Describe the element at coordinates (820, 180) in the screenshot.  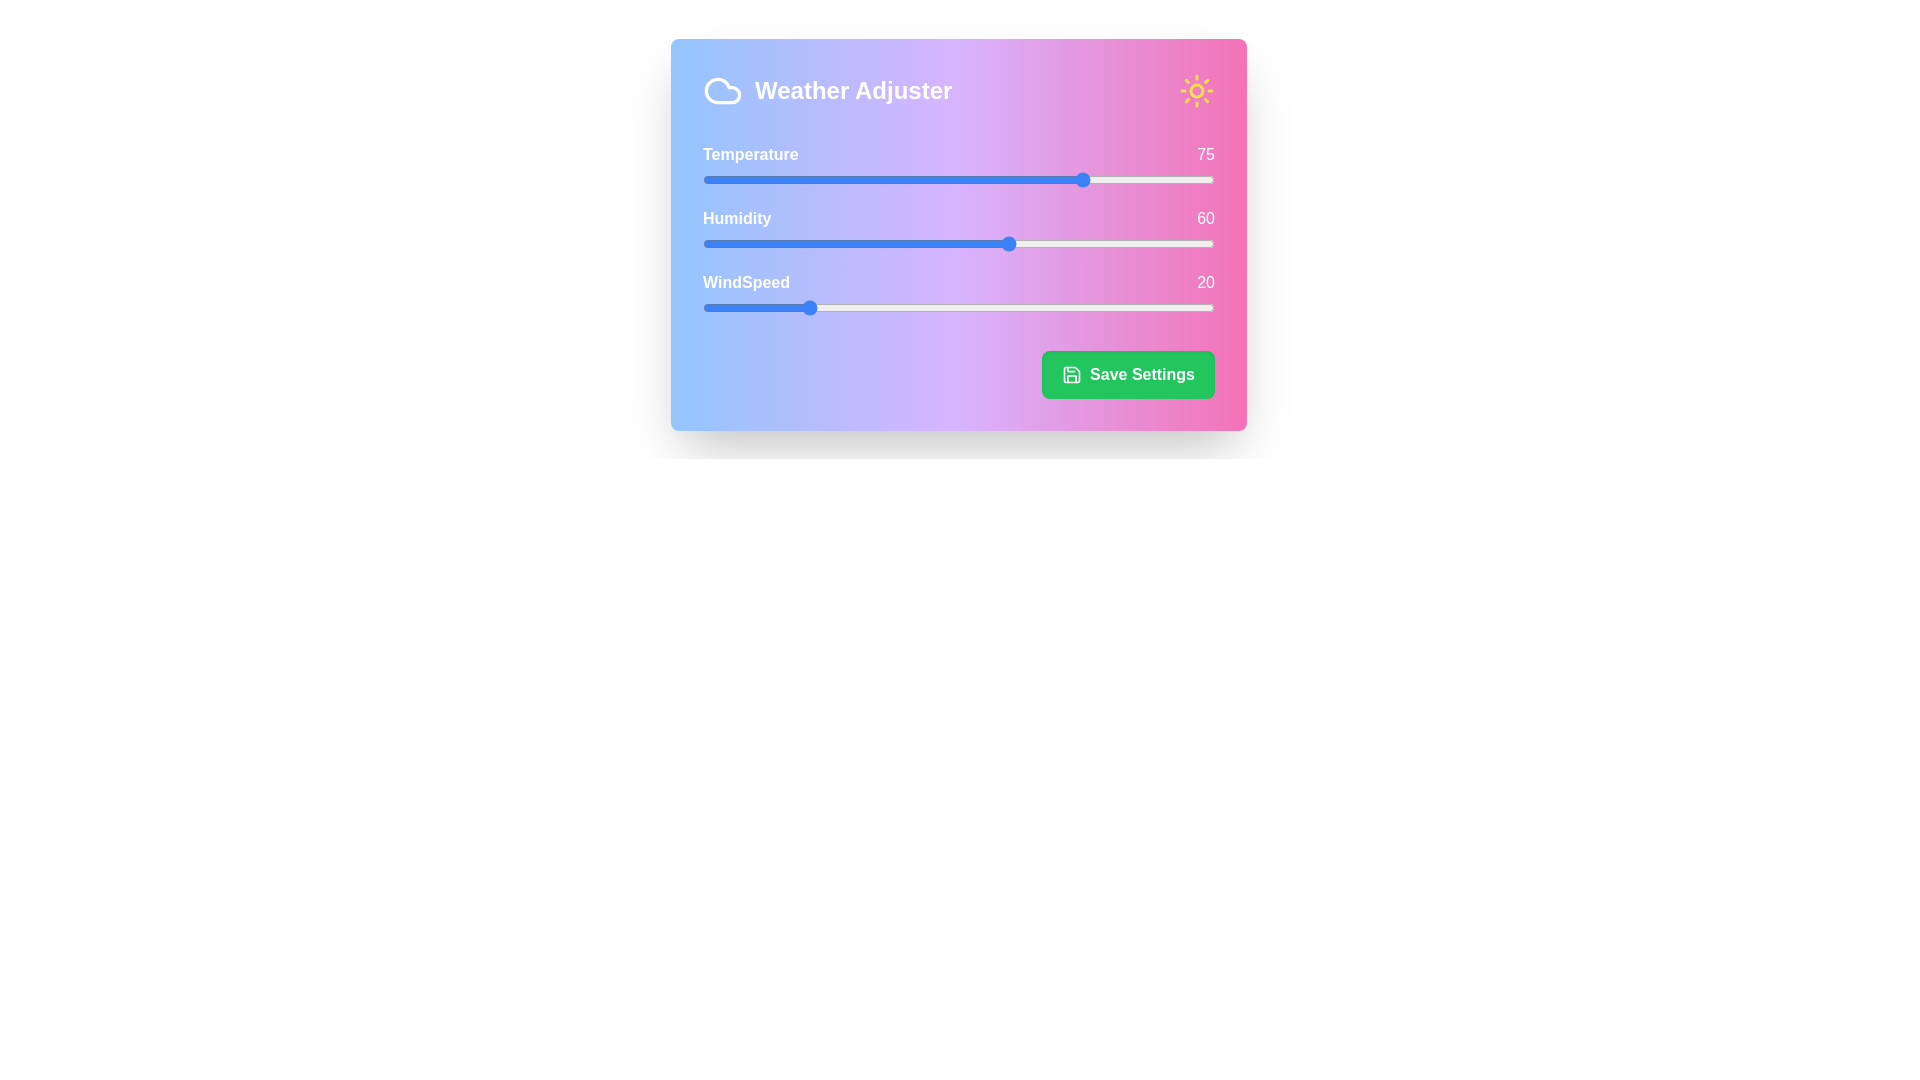
I see `the temperature slider` at that location.